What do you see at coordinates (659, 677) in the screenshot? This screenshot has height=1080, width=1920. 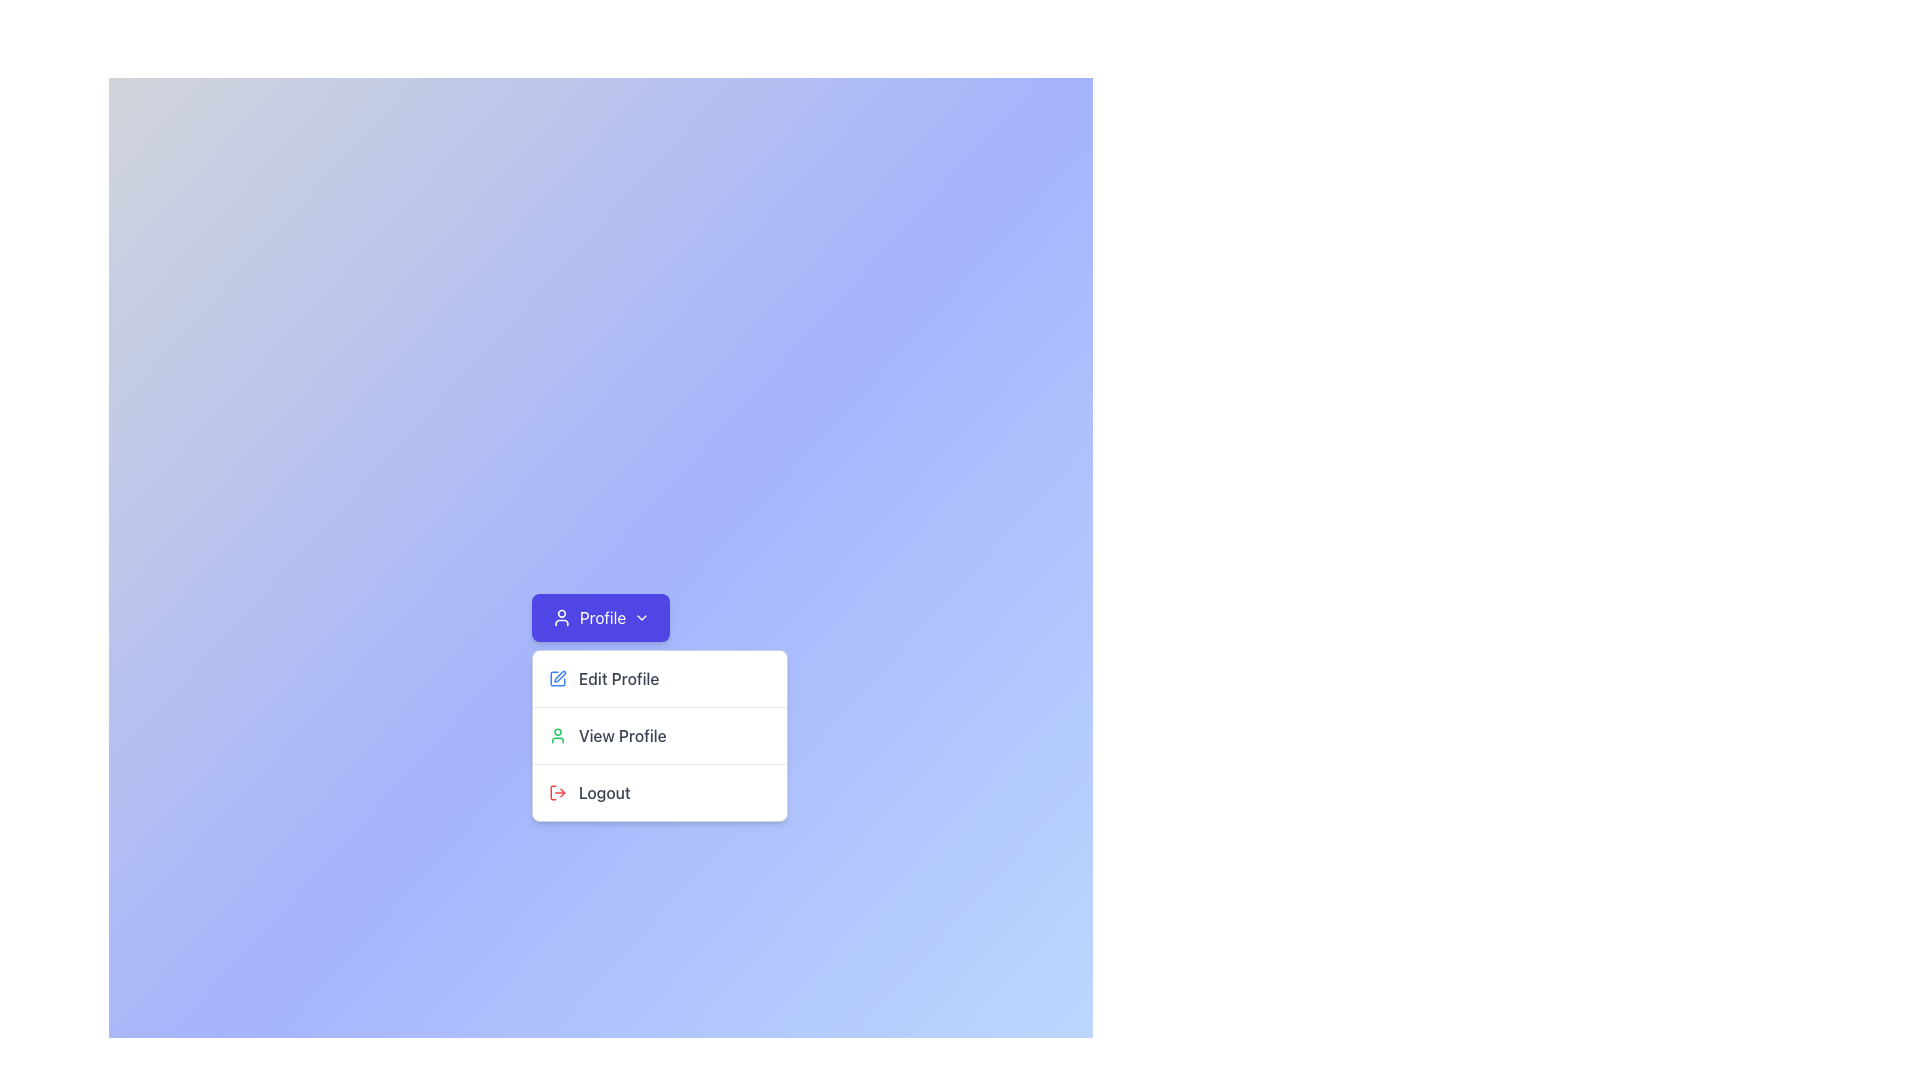 I see `the 'Edit Profile' menu item, which is the first item in a dropdown list` at bounding box center [659, 677].